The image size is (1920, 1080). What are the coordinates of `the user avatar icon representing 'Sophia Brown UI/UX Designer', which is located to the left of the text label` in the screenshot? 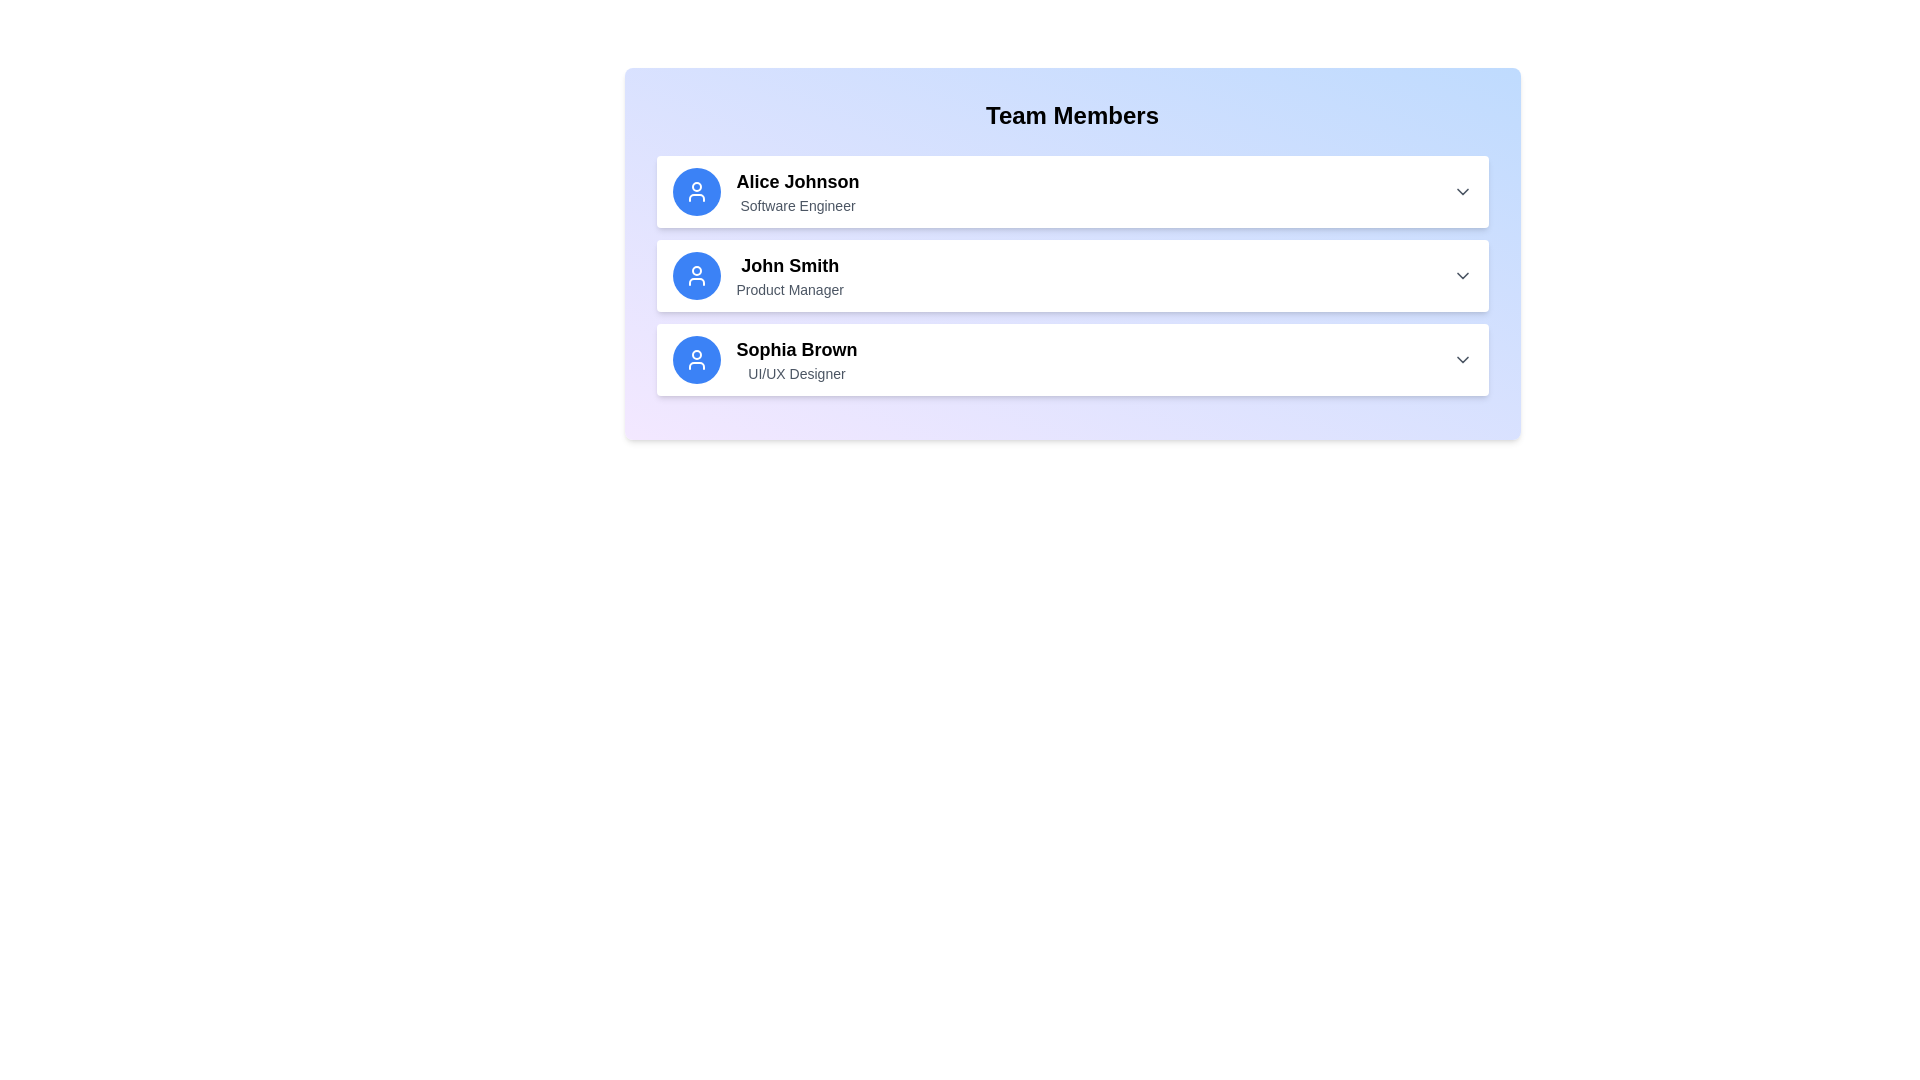 It's located at (696, 358).